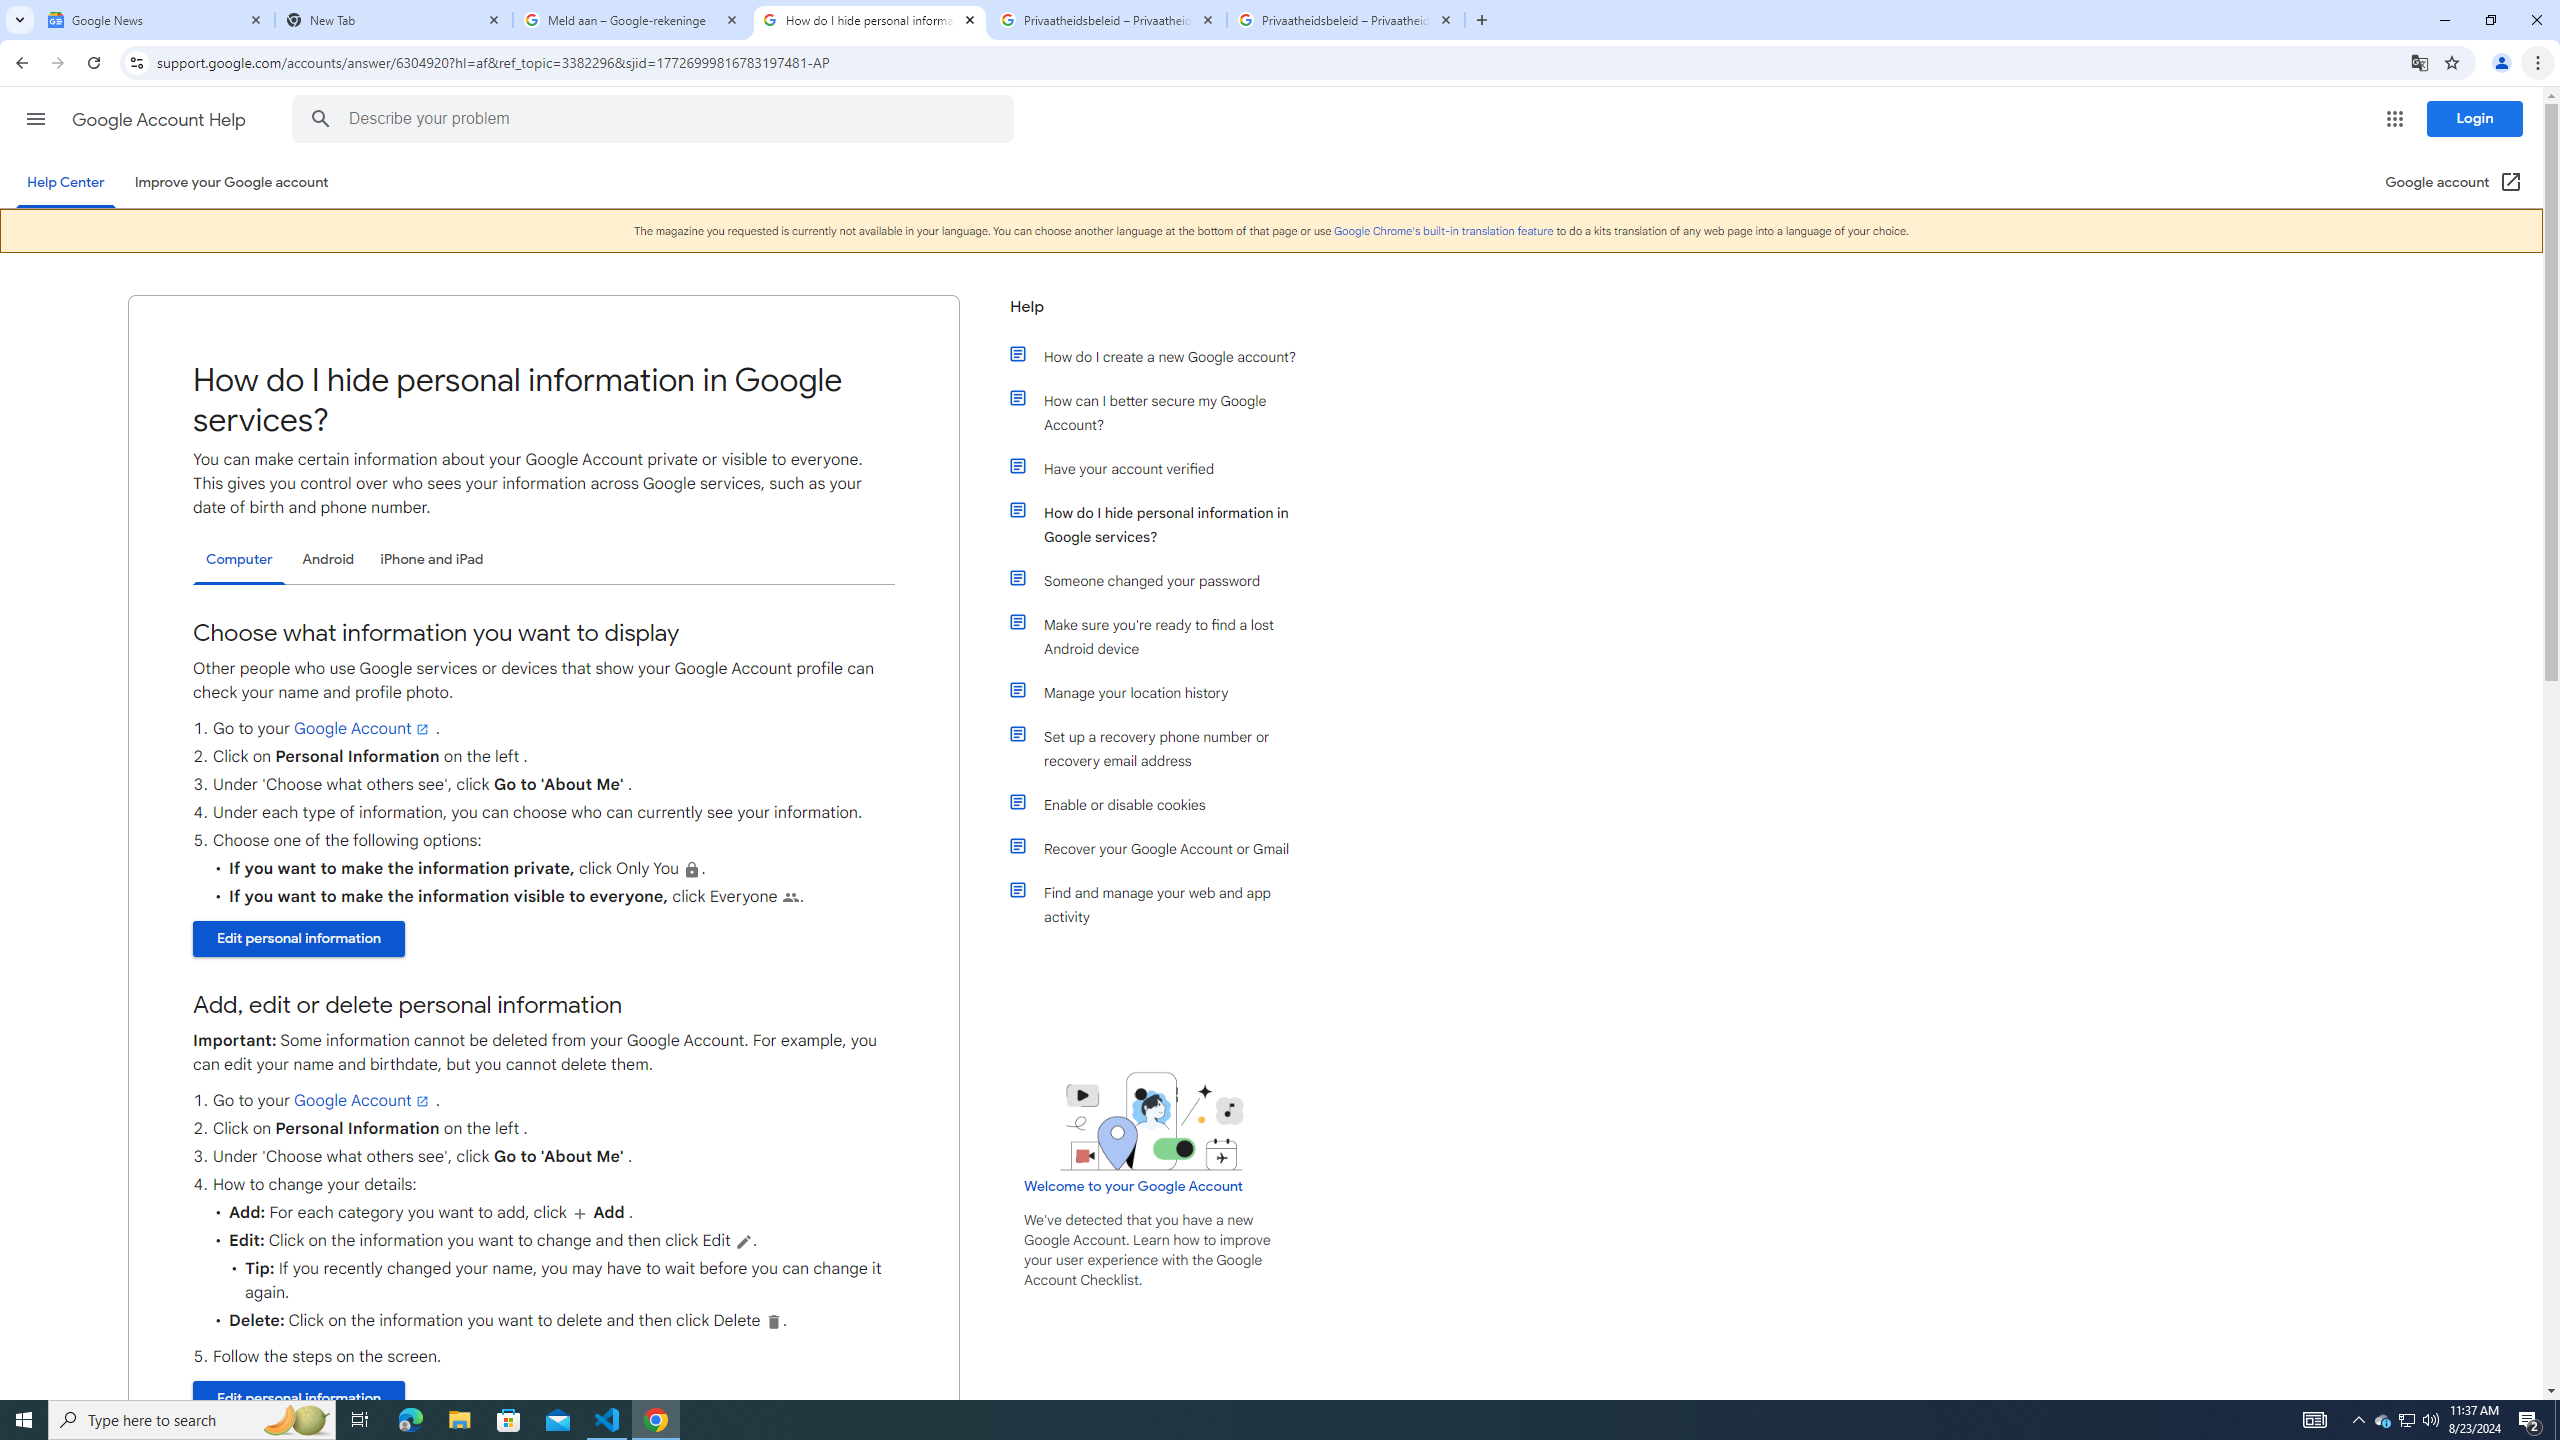 This screenshot has width=2560, height=1440. Describe the element at coordinates (656, 118) in the screenshot. I see `'Describe your problem'` at that location.